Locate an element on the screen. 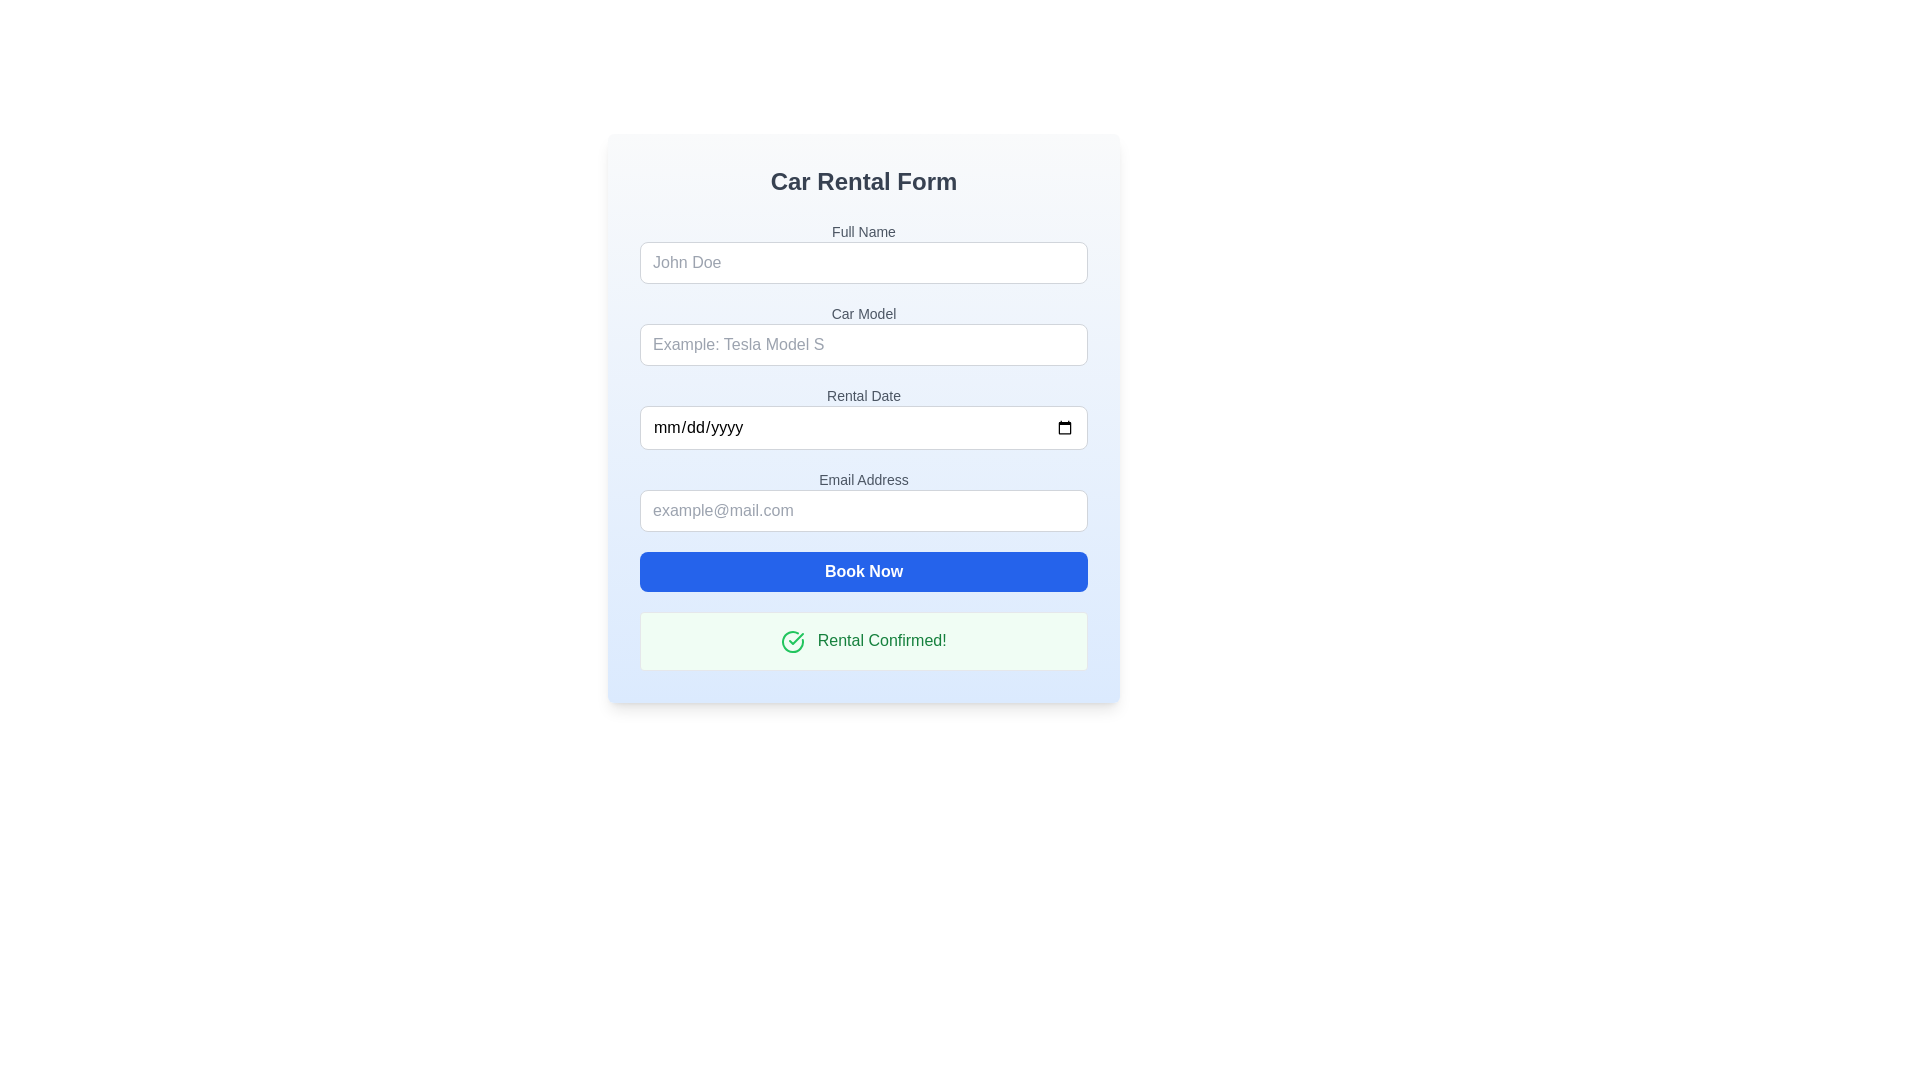  the confirmation icon that visually indicates the successful confirmation of an action, located above the text 'Rental Confirmed!' in the green confirmation message banner is located at coordinates (792, 641).